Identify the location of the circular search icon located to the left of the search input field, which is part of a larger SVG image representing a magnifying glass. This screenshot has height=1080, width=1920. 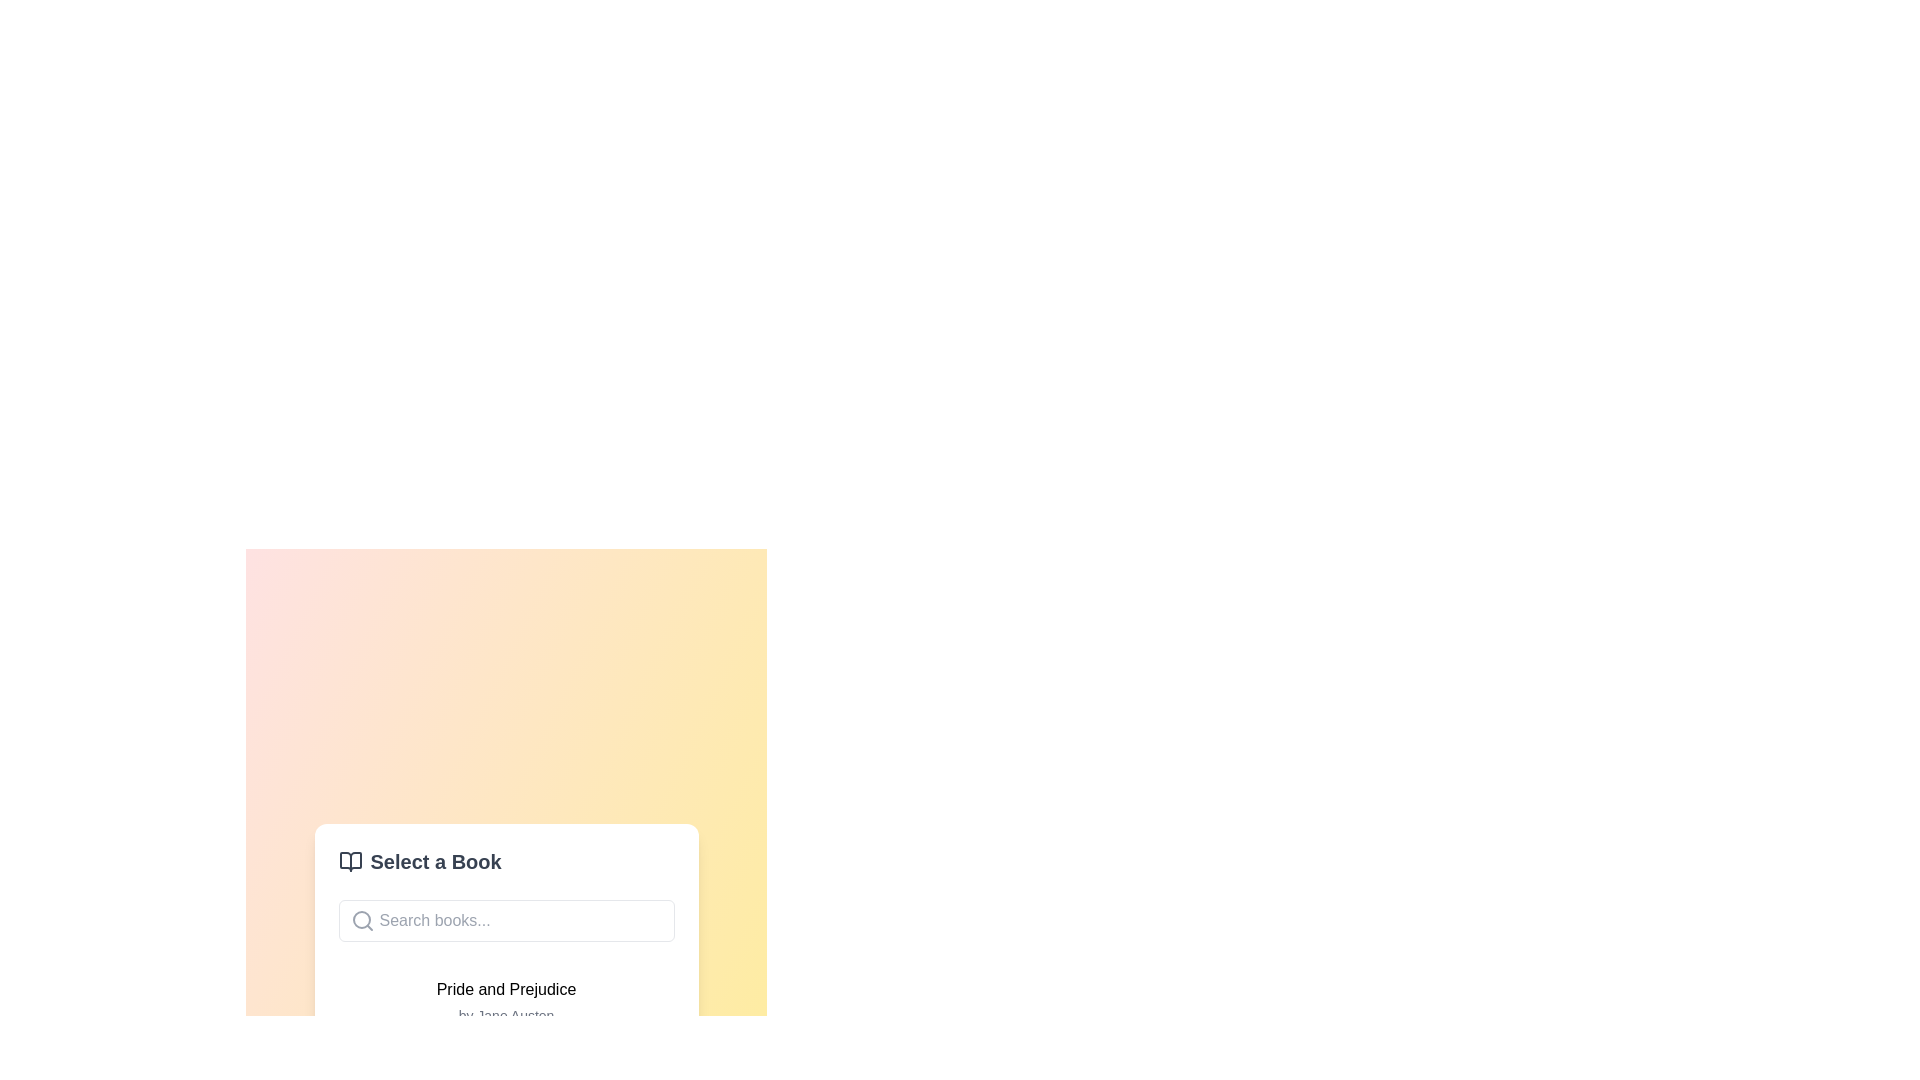
(361, 920).